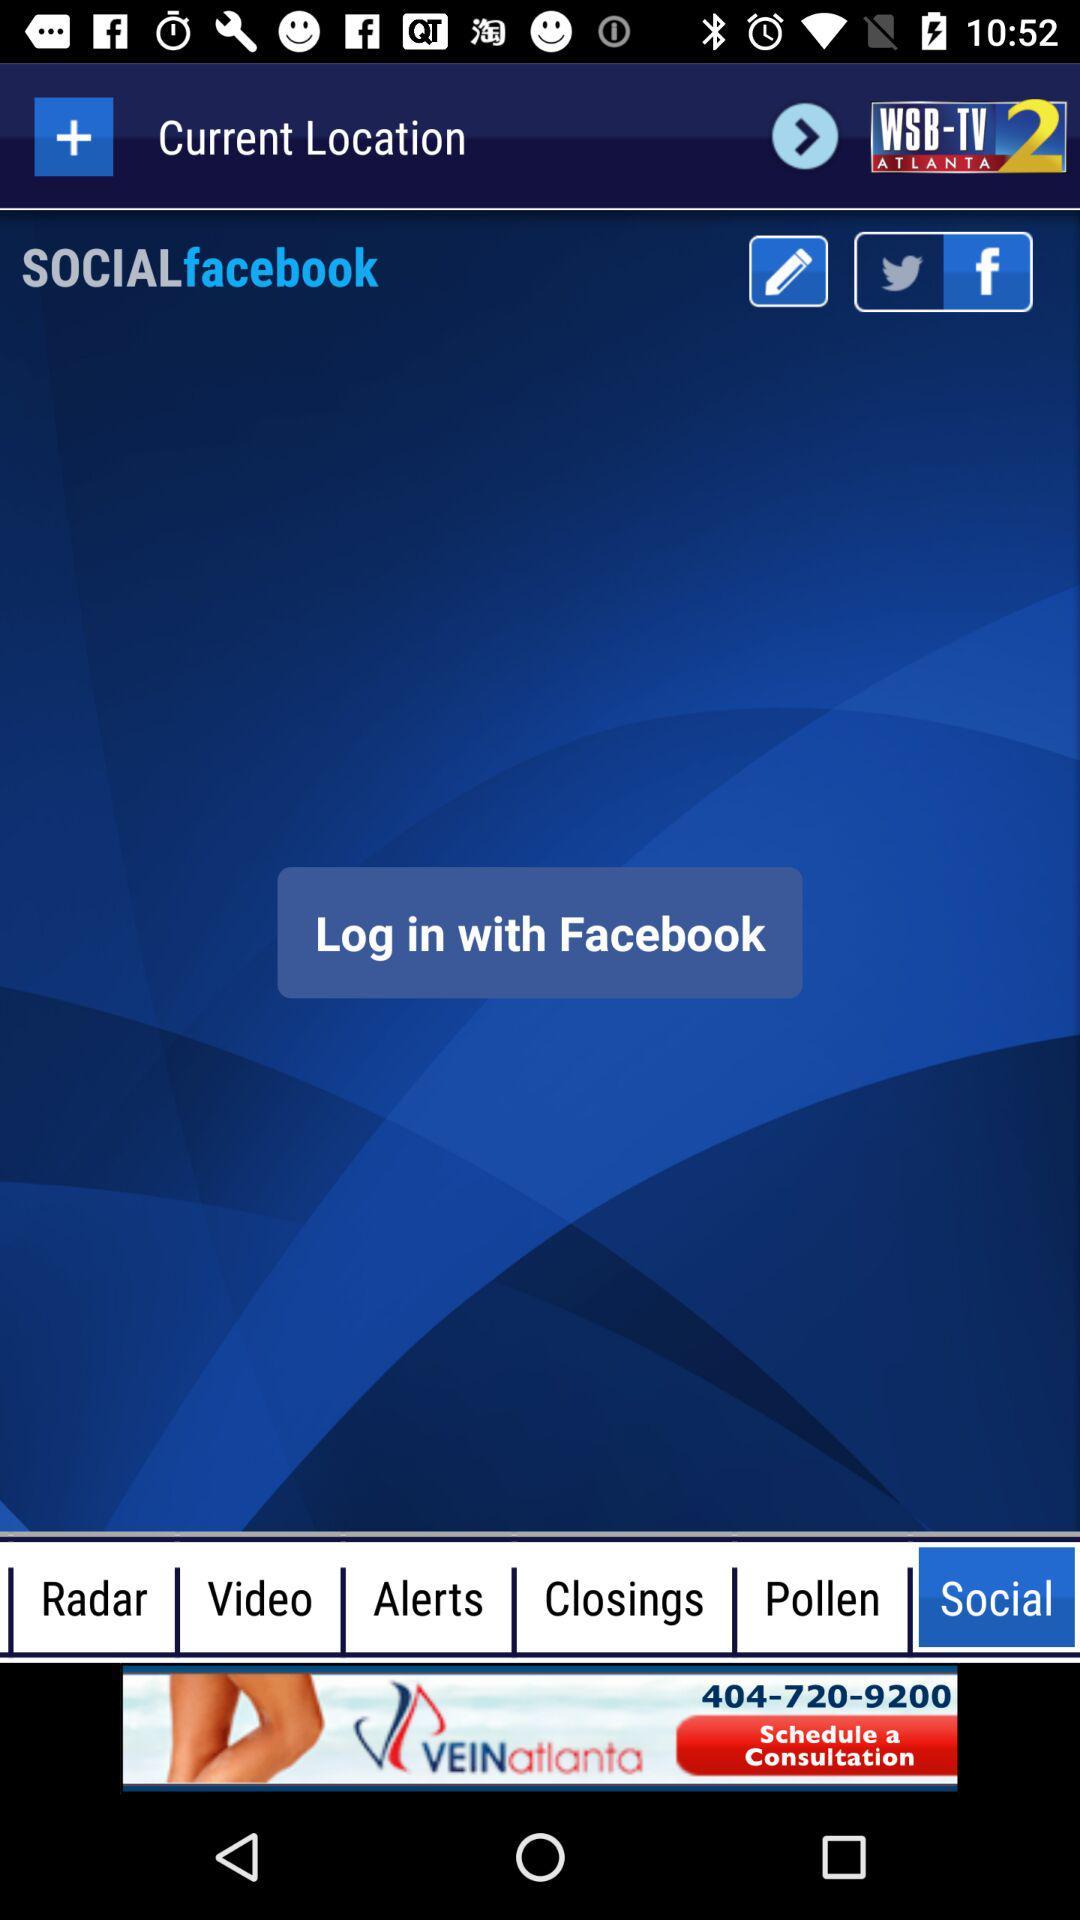 The height and width of the screenshot is (1920, 1080). Describe the element at coordinates (540, 931) in the screenshot. I see `log in with facebook` at that location.